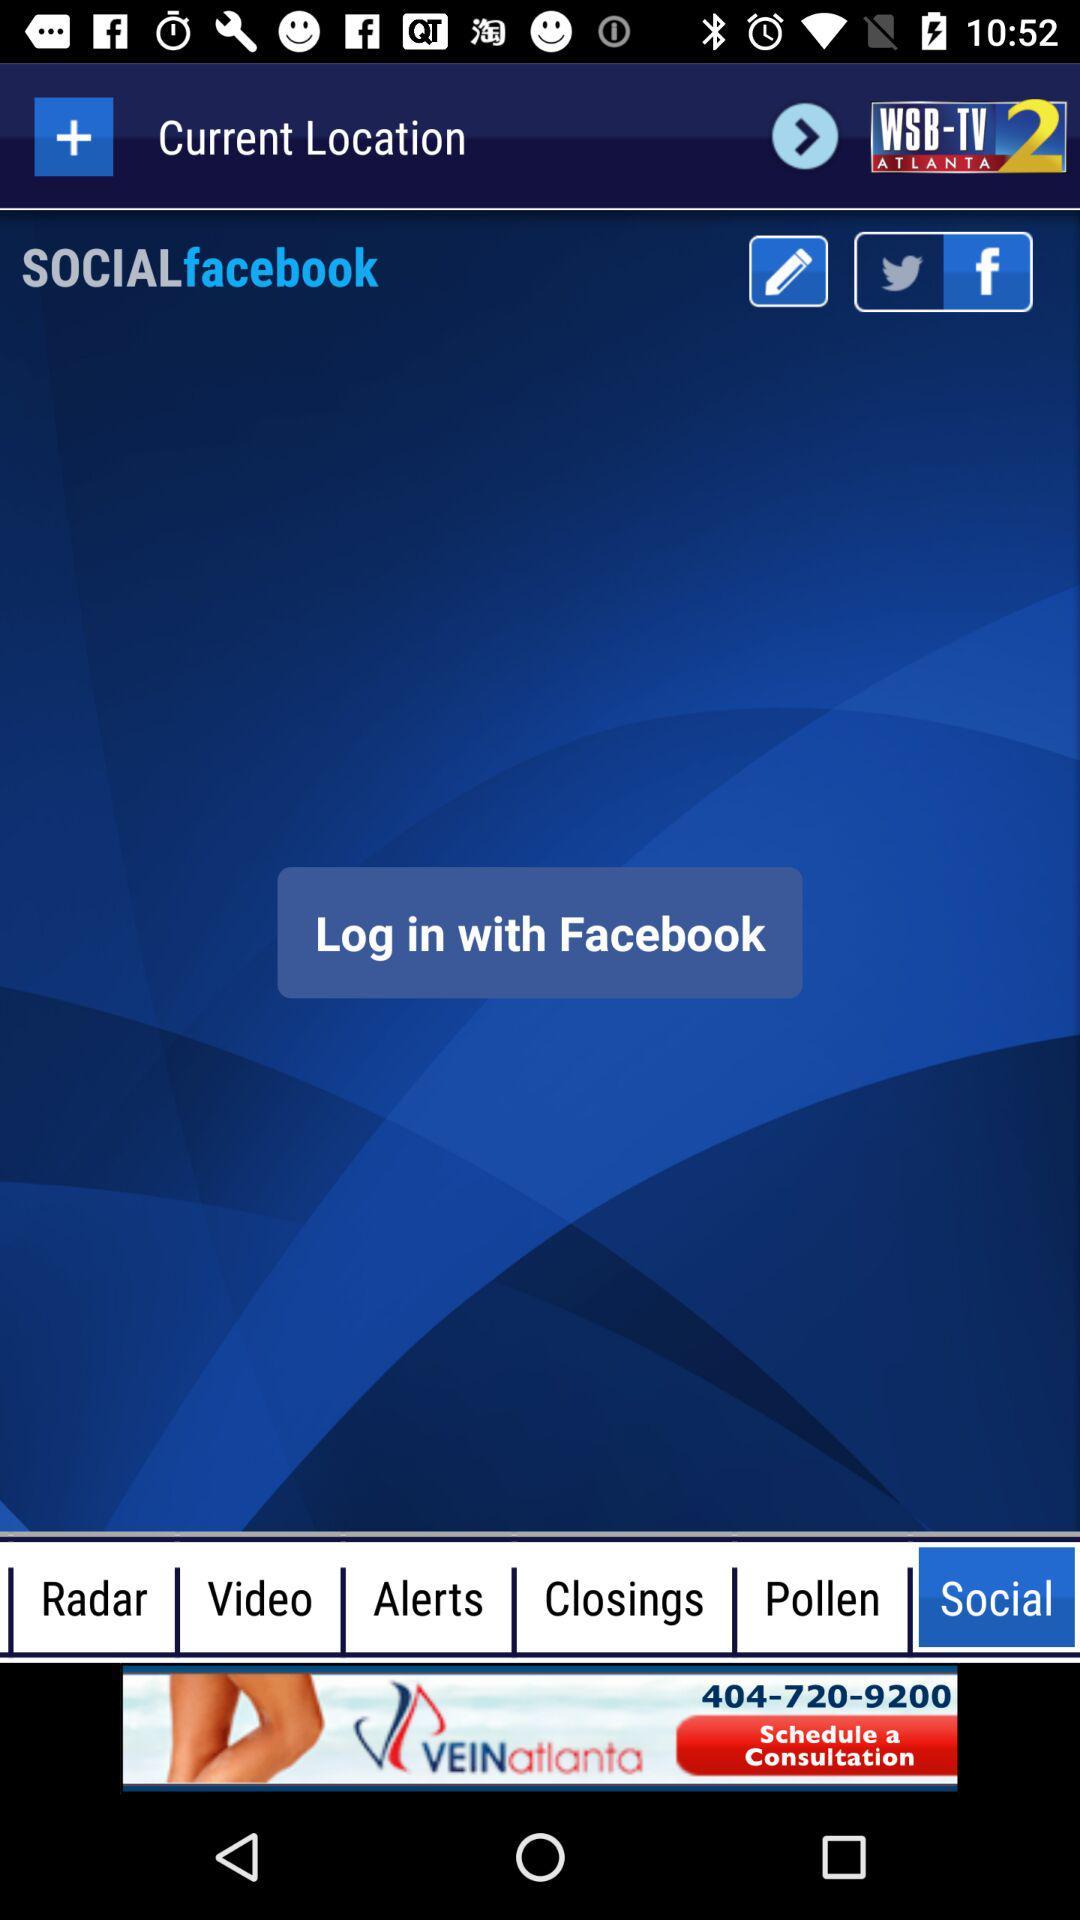 The height and width of the screenshot is (1920, 1080). Describe the element at coordinates (540, 931) in the screenshot. I see `log in with facebook` at that location.